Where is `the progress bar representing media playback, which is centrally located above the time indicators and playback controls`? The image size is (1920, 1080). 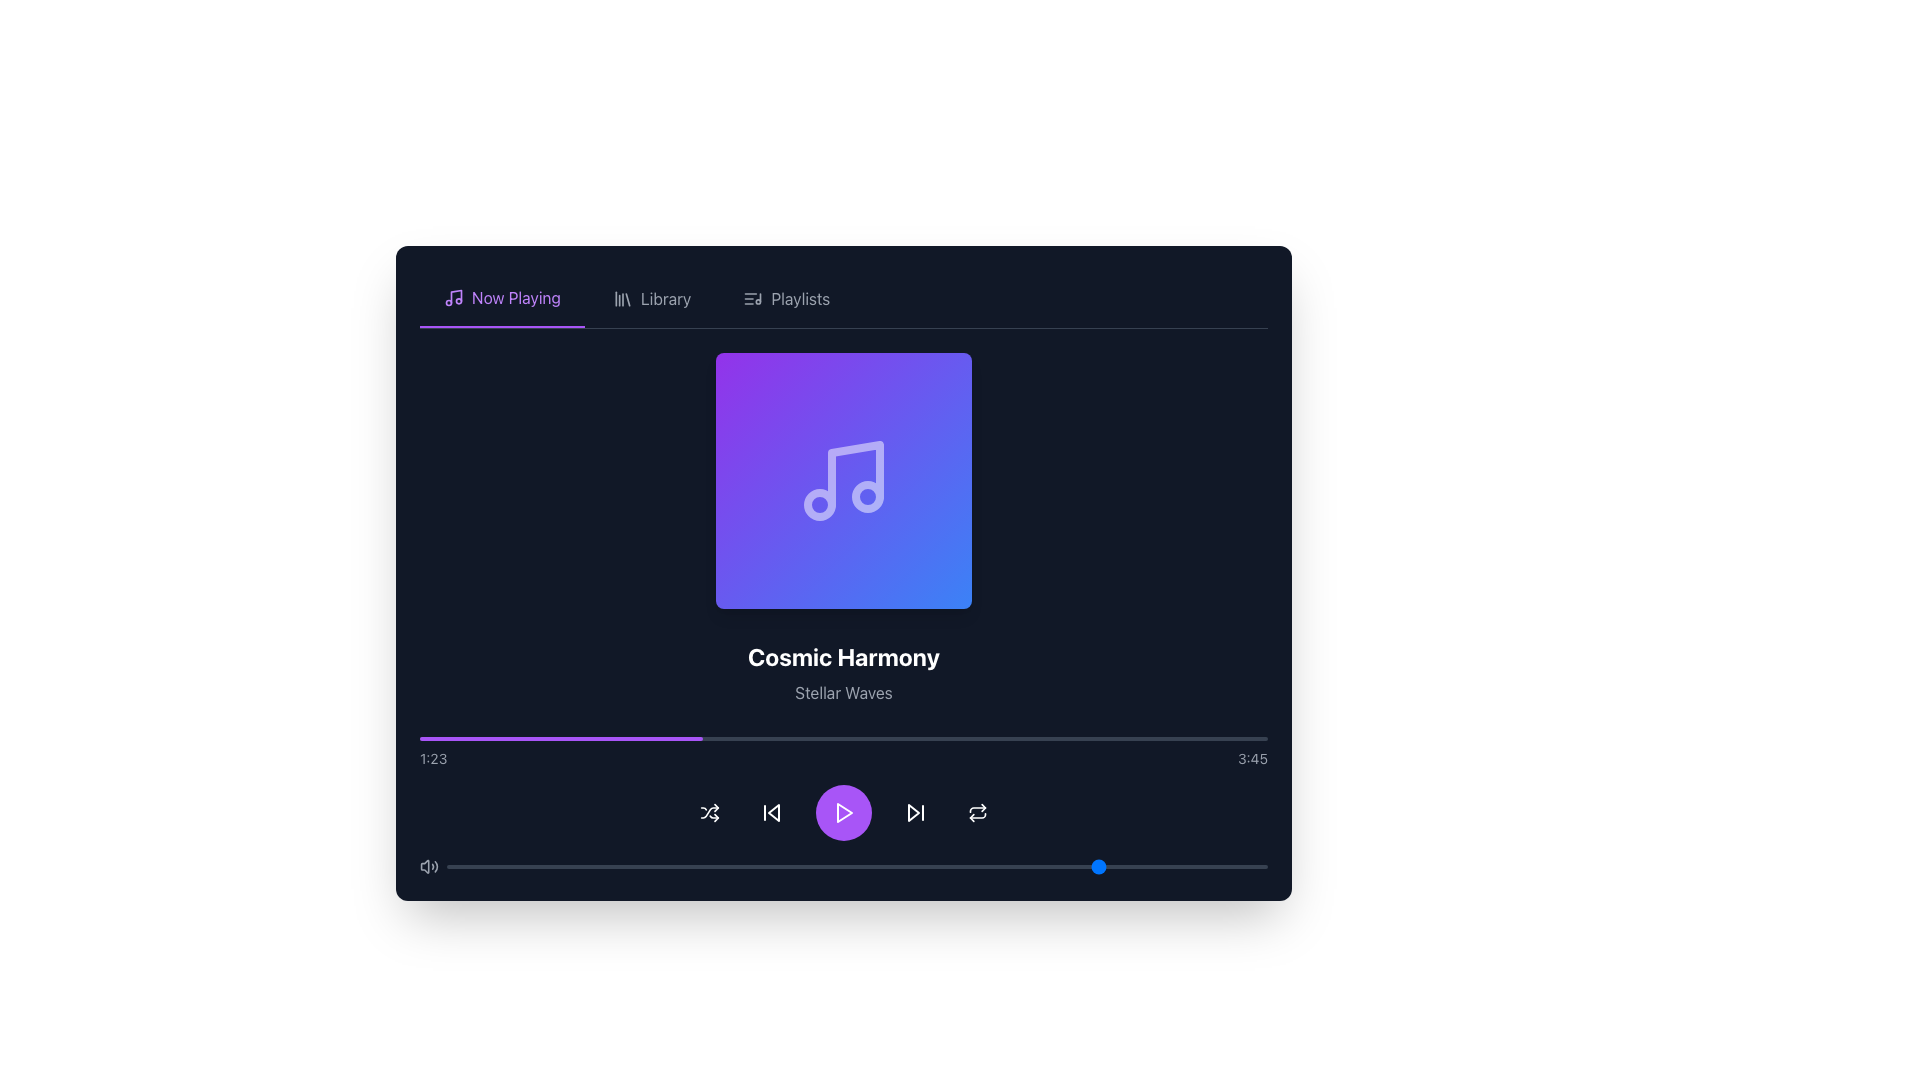
the progress bar representing media playback, which is centrally located above the time indicators and playback controls is located at coordinates (844, 739).